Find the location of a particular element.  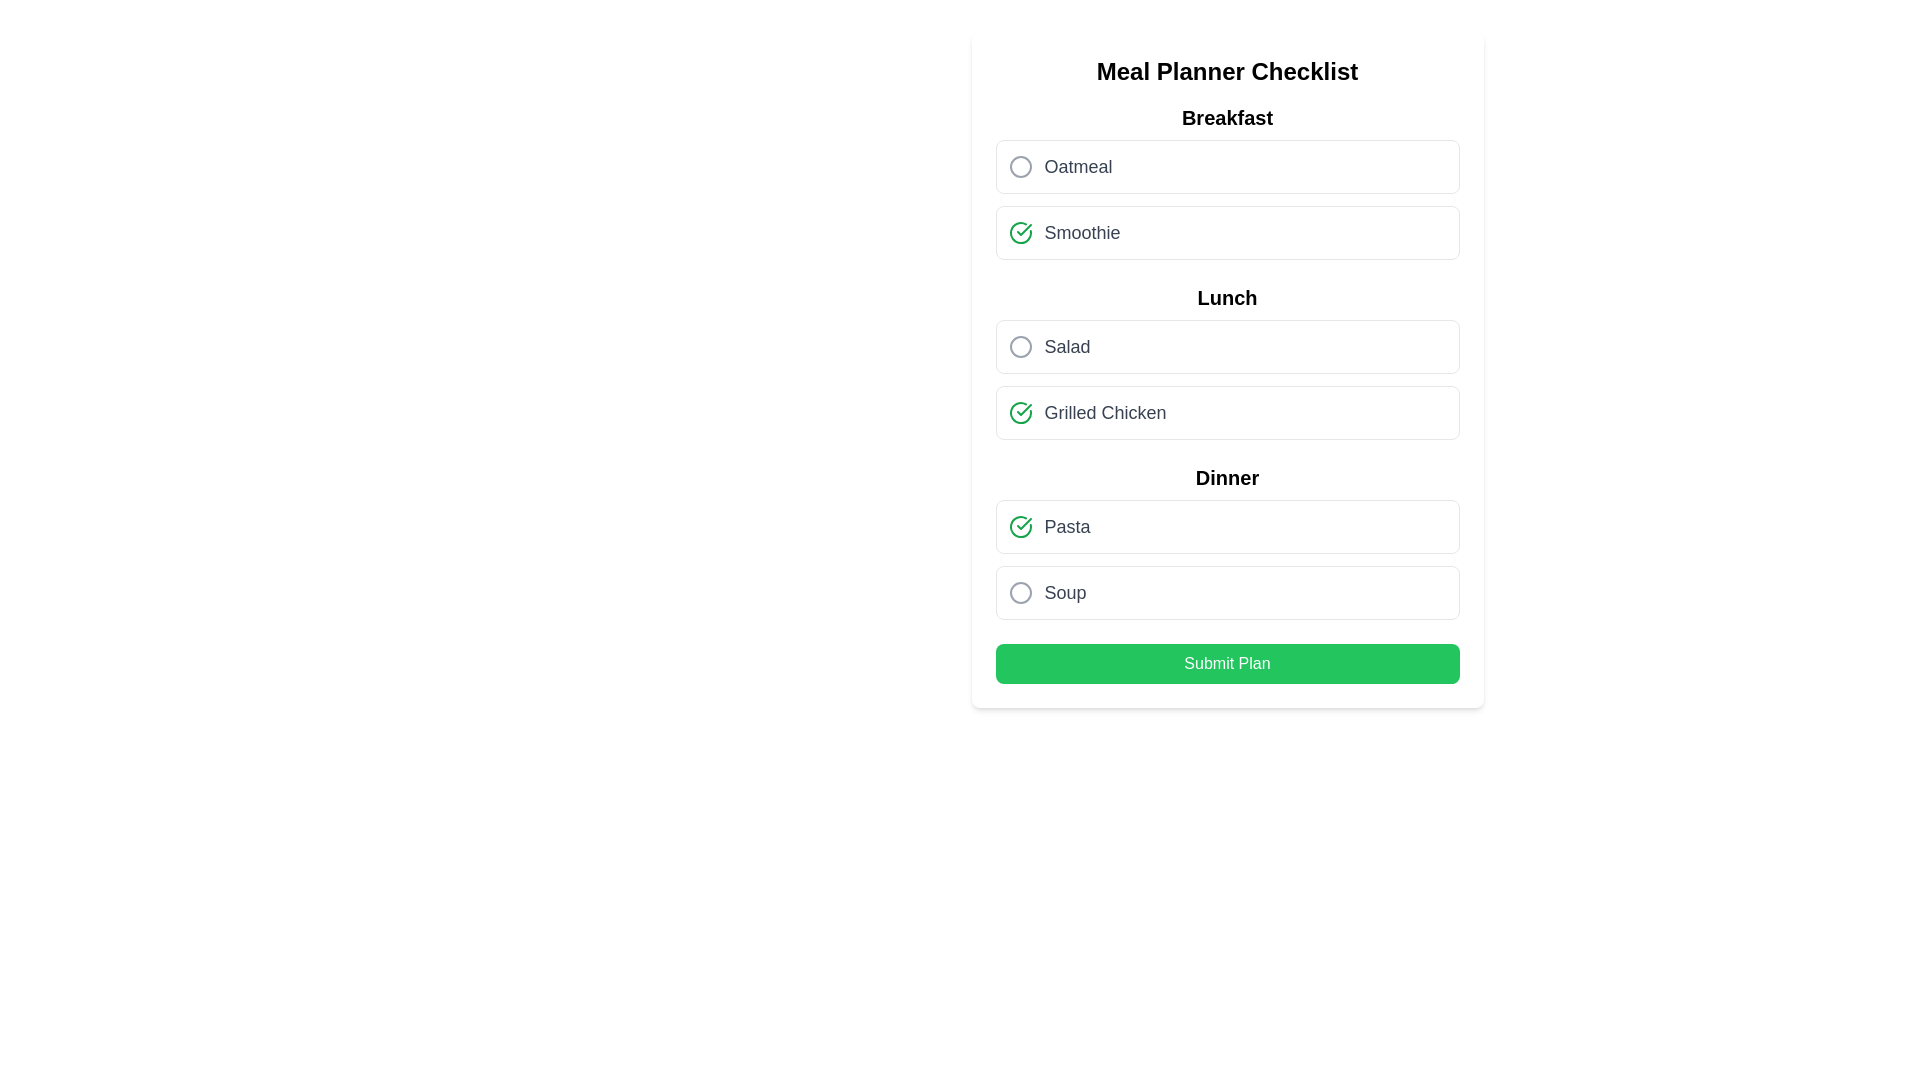

the 'Salad' radio button option in the lunch section is located at coordinates (1226, 346).